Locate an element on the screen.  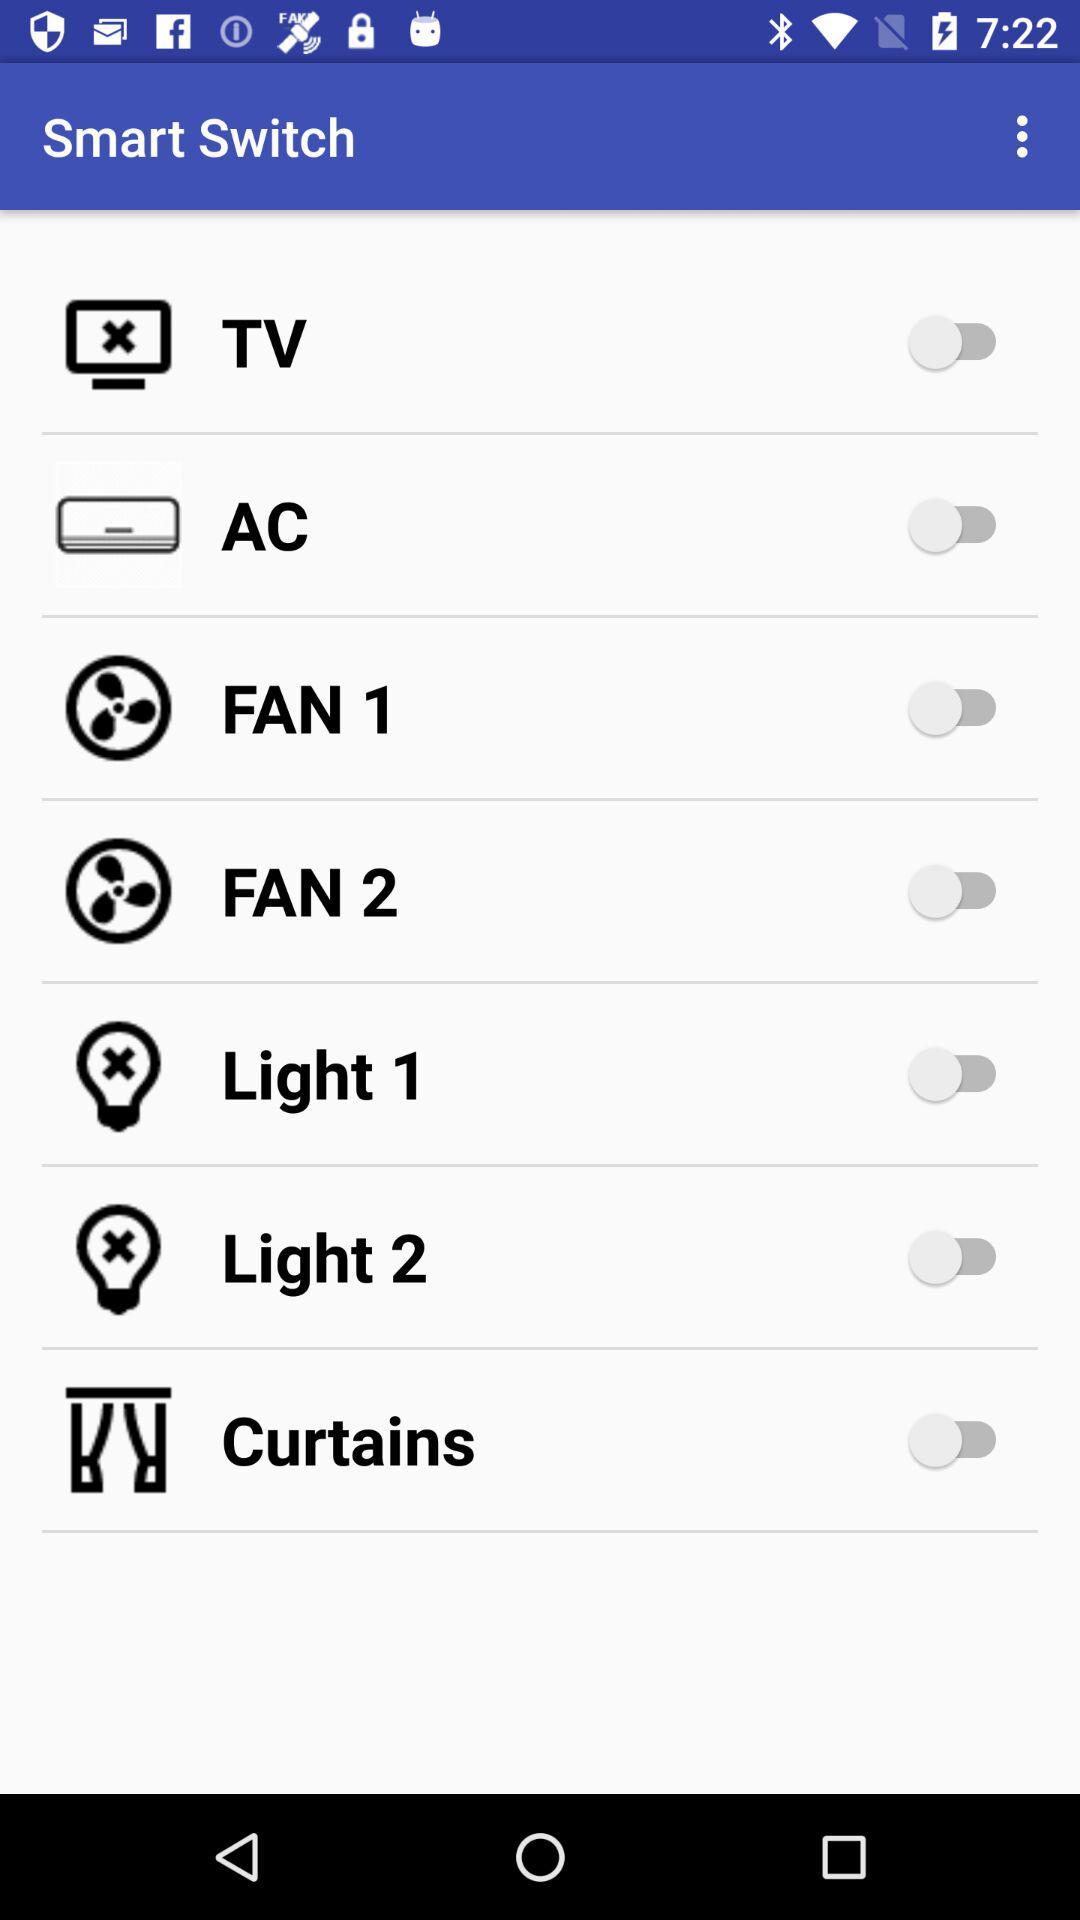
second fan is located at coordinates (961, 890).